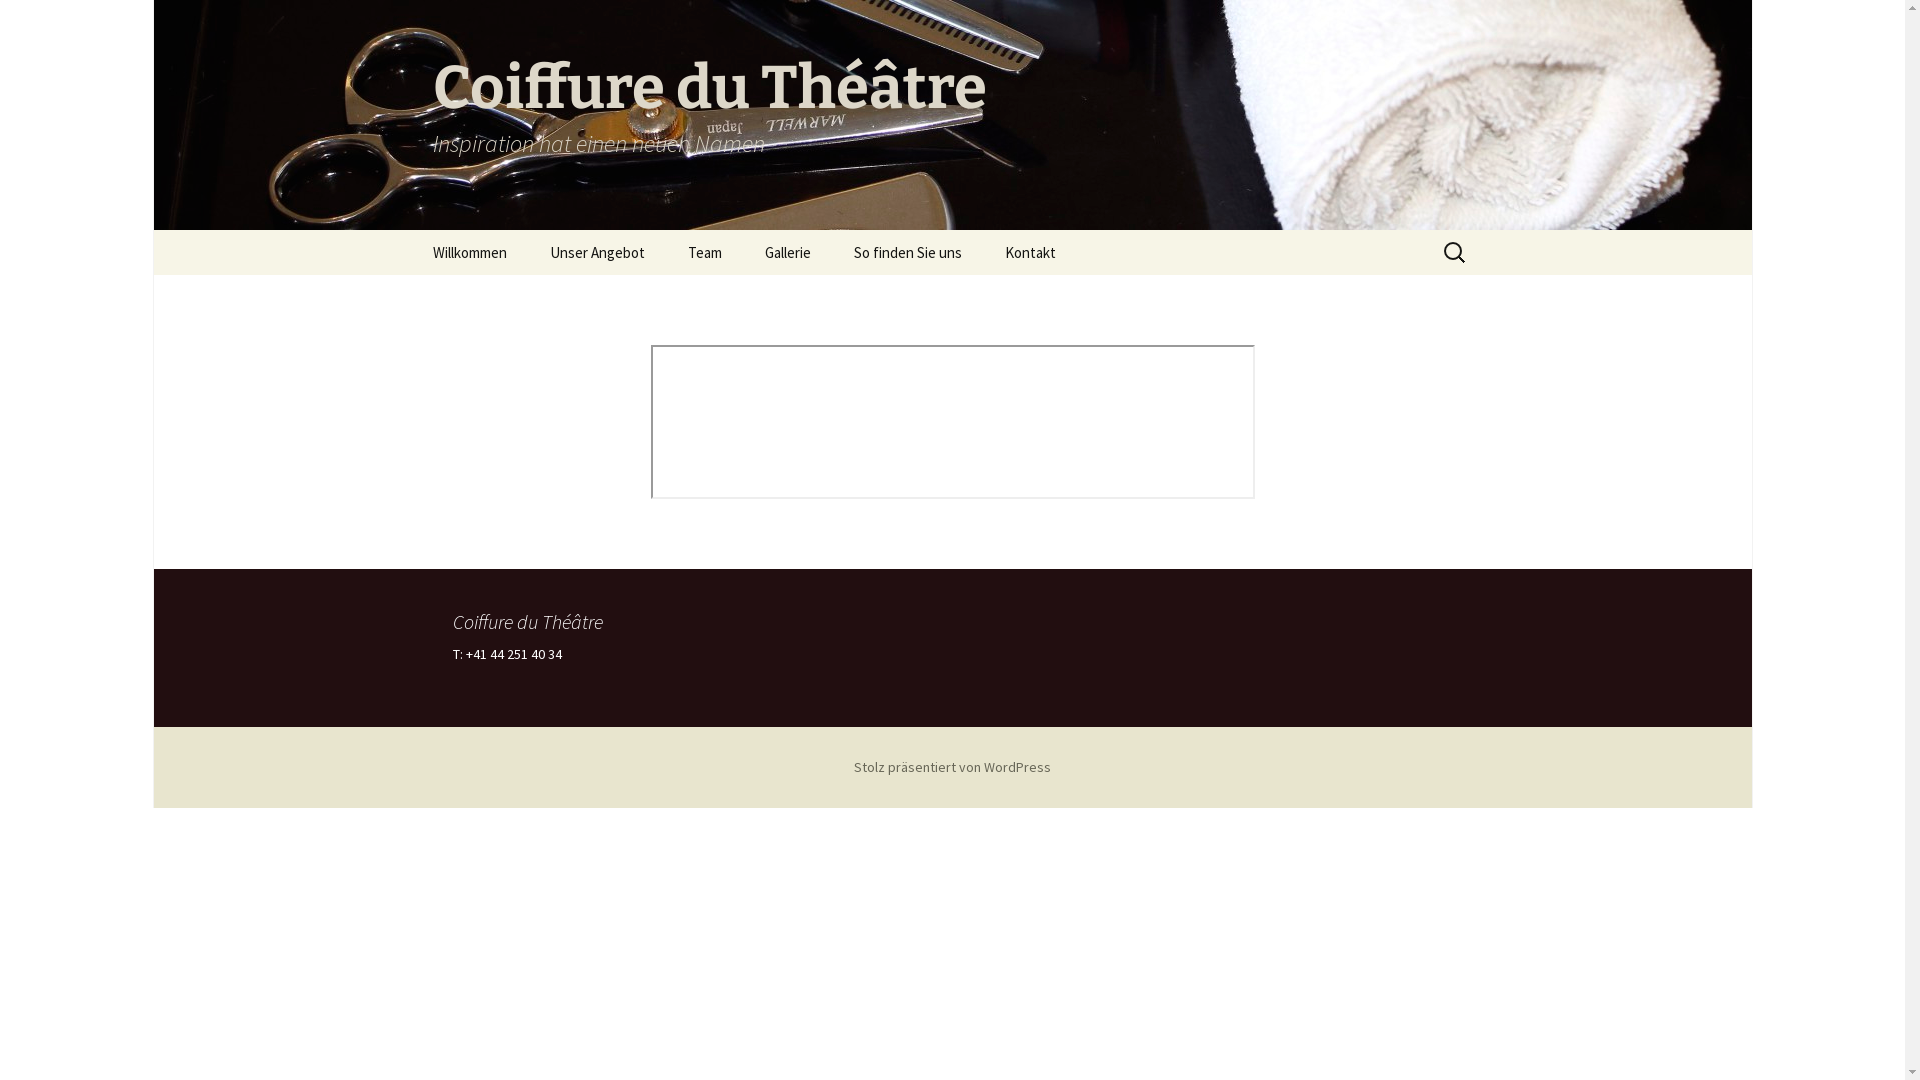 This screenshot has height=1080, width=1920. Describe the element at coordinates (468, 251) in the screenshot. I see `'Willkommen'` at that location.